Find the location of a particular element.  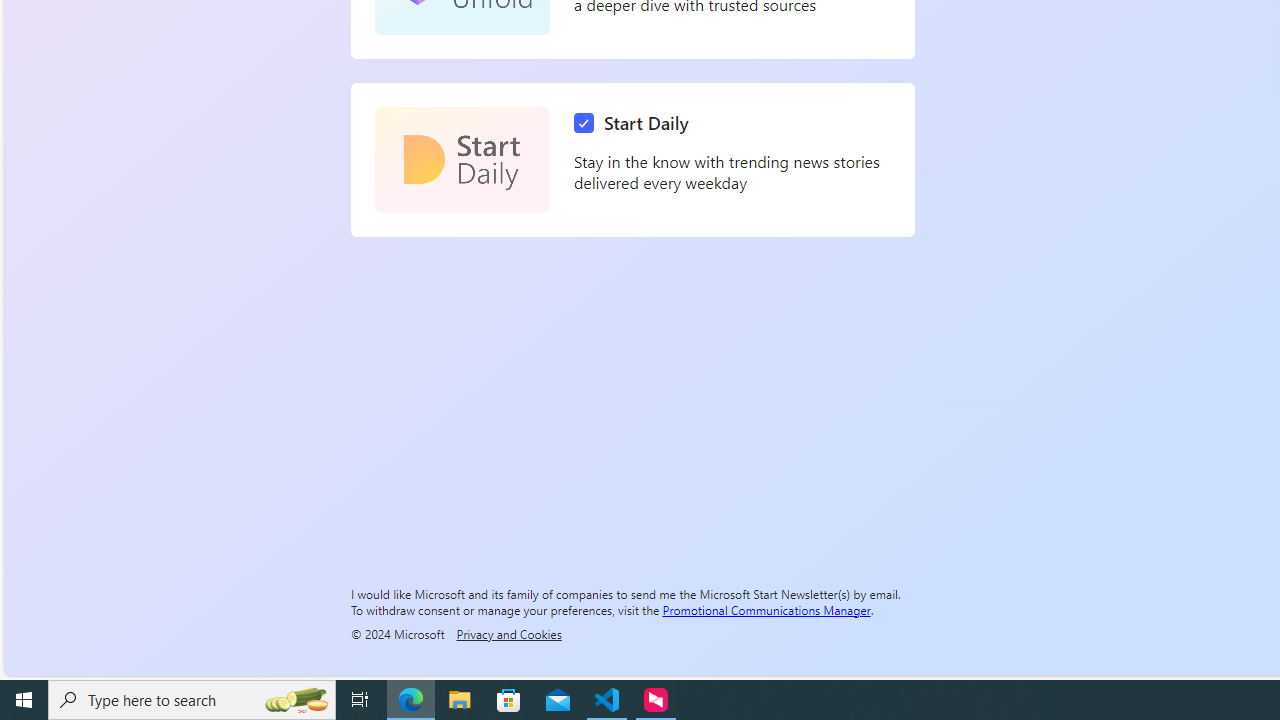

'Promotional Communications Manager' is located at coordinates (765, 608).